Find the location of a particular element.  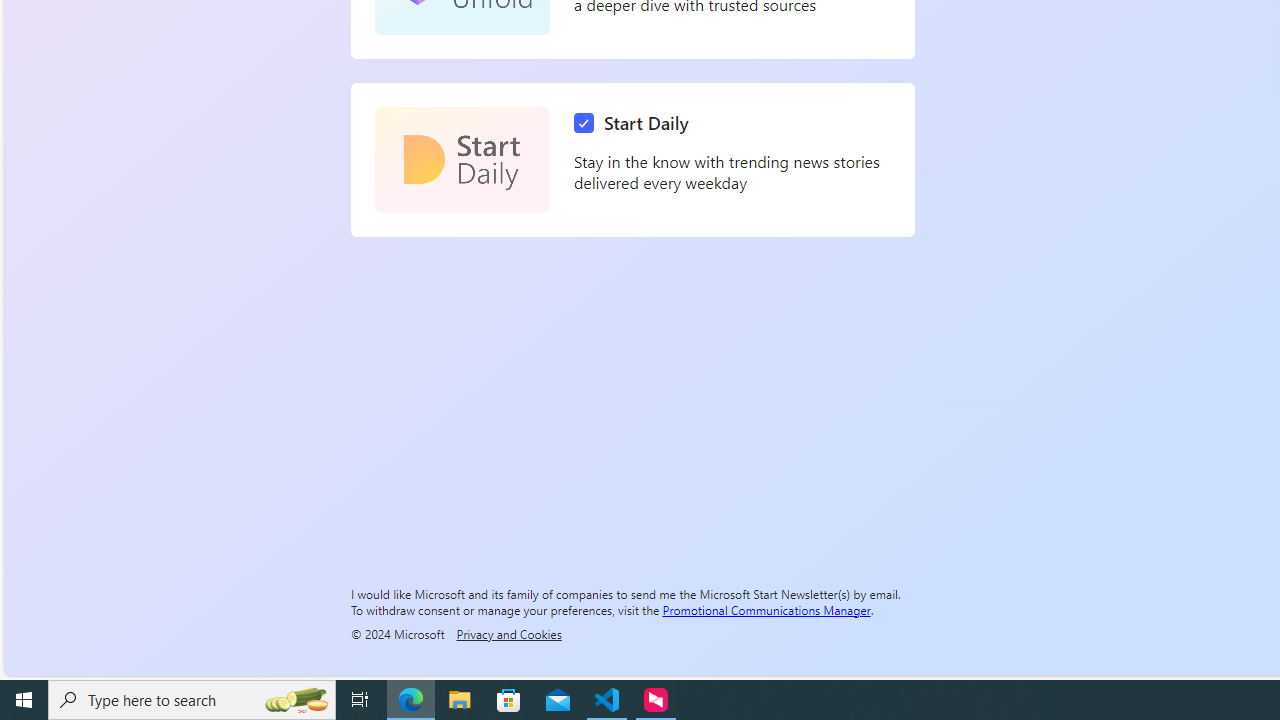

'Promotional Communications Manager' is located at coordinates (765, 608).